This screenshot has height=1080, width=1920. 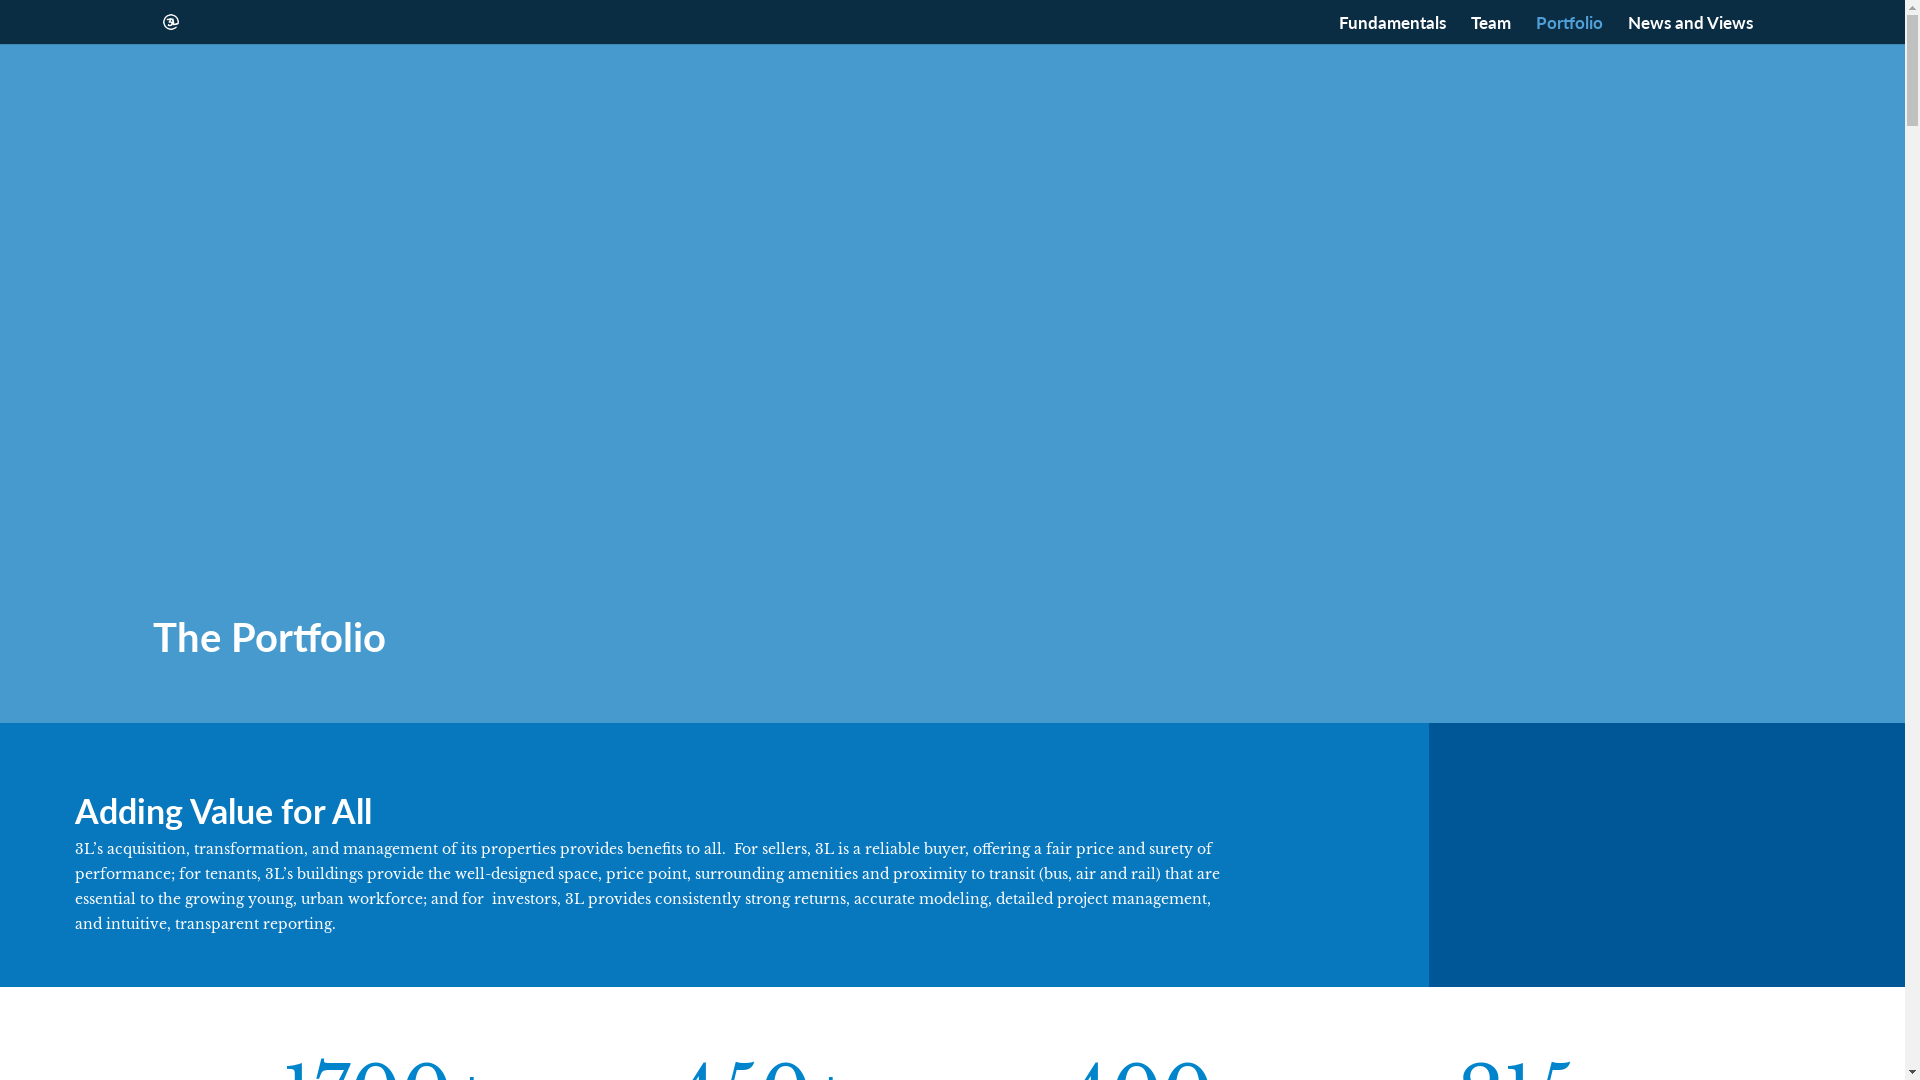 I want to click on 'Portfolio', so click(x=1568, y=29).